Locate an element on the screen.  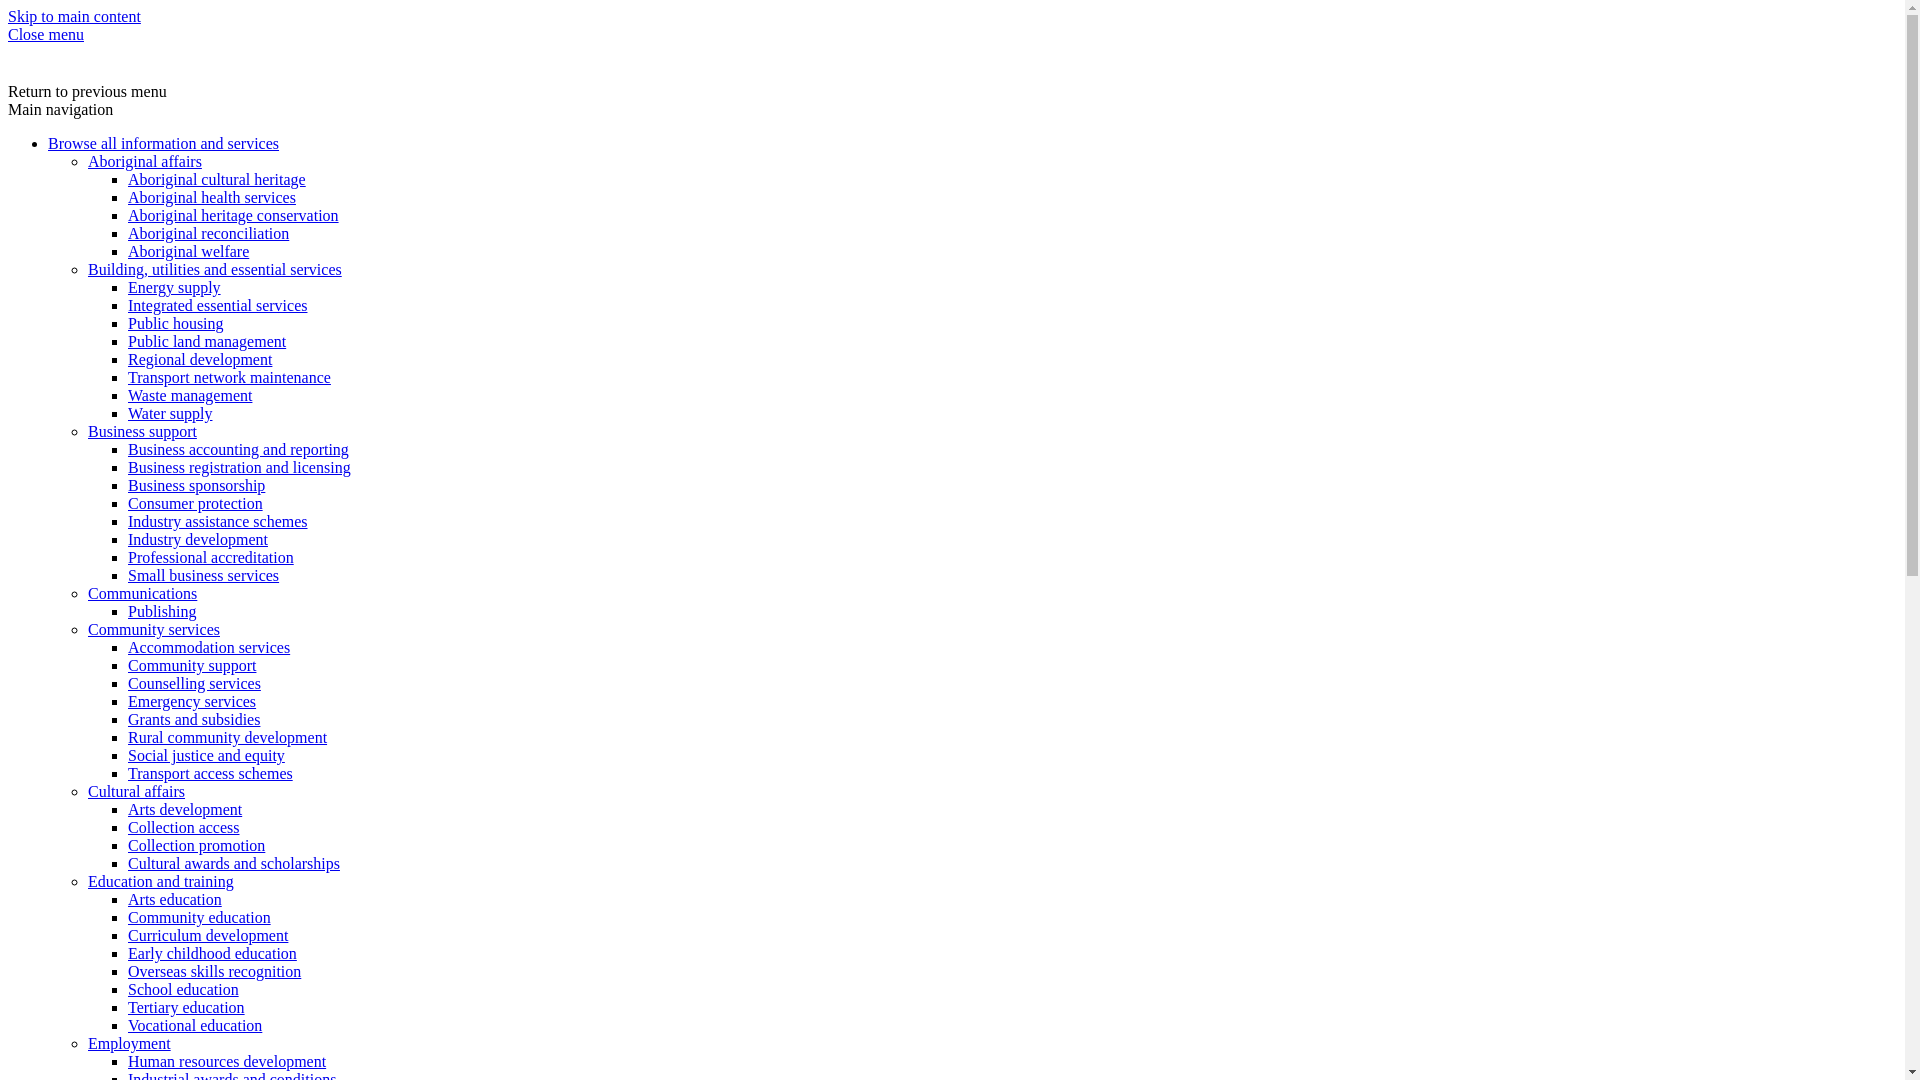
'Community education' is located at coordinates (199, 917).